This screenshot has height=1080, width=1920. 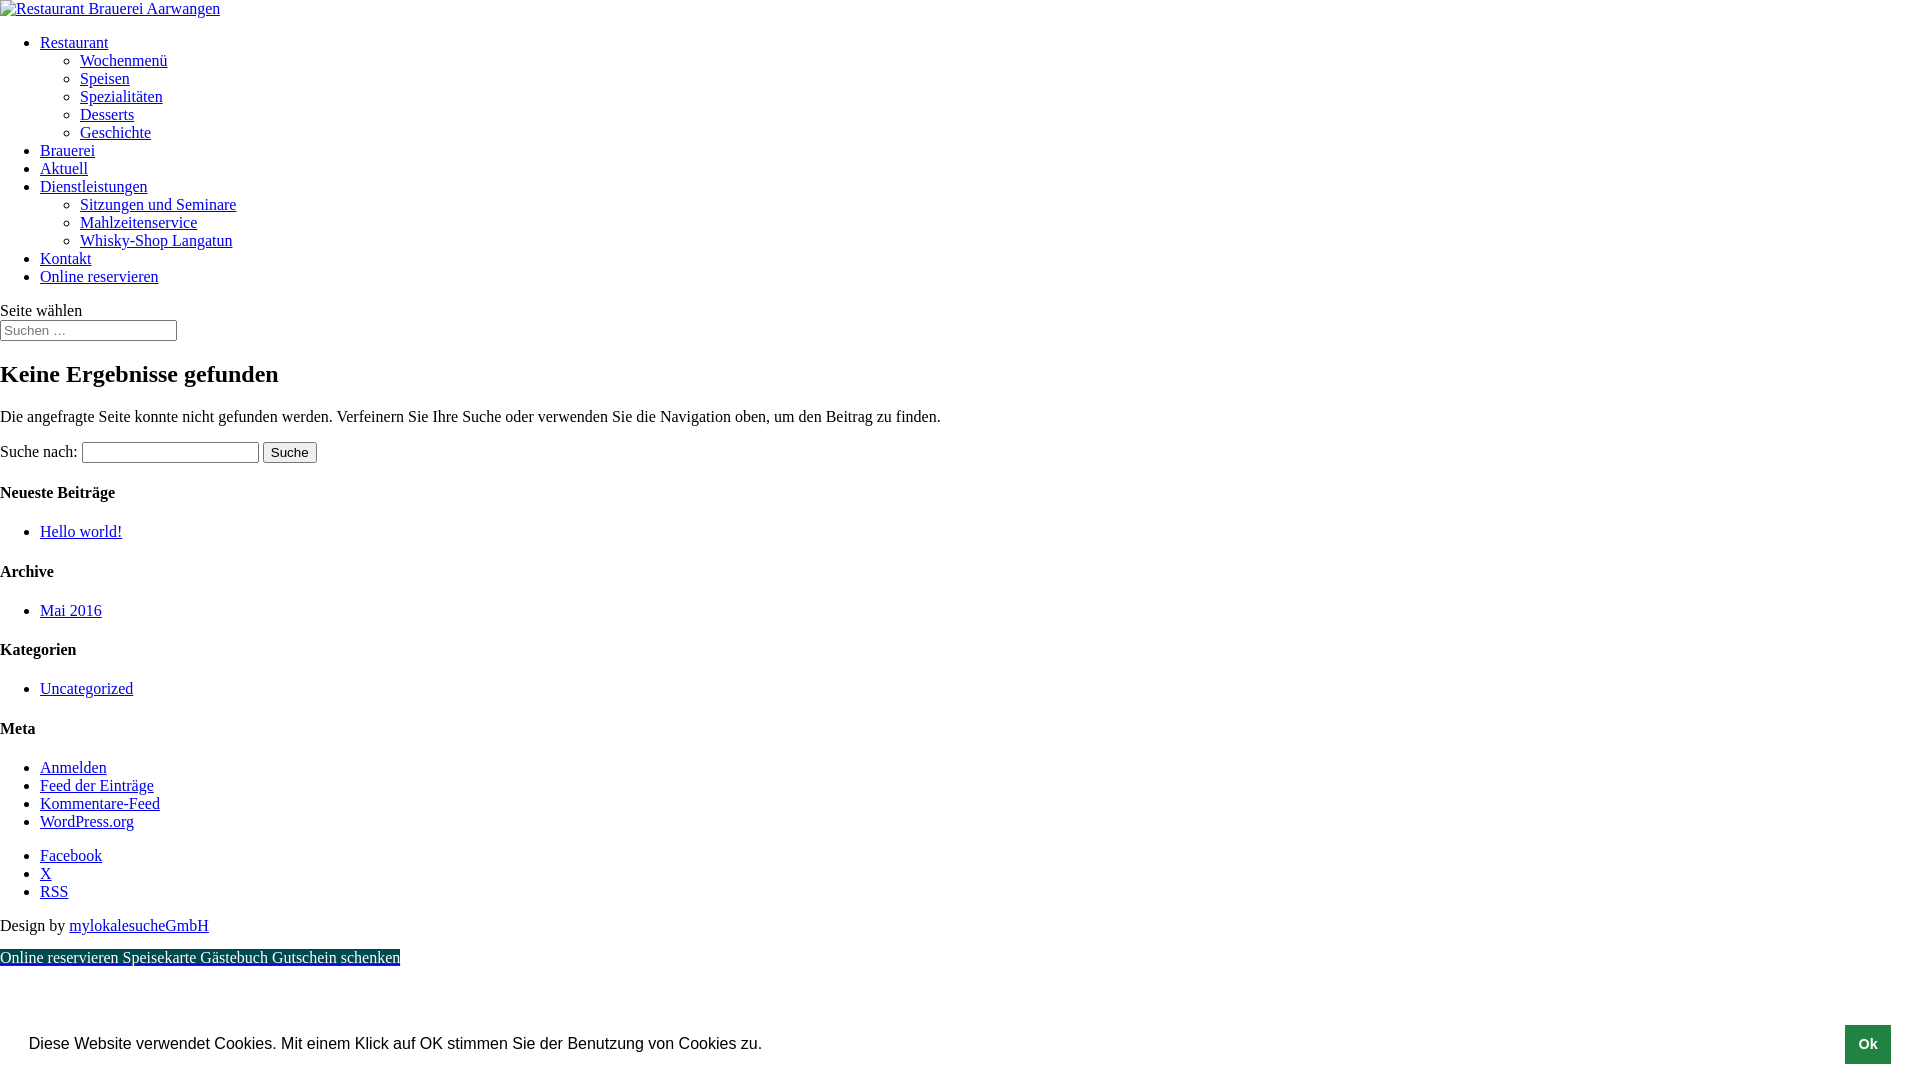 What do you see at coordinates (1866, 1043) in the screenshot?
I see `'Ok'` at bounding box center [1866, 1043].